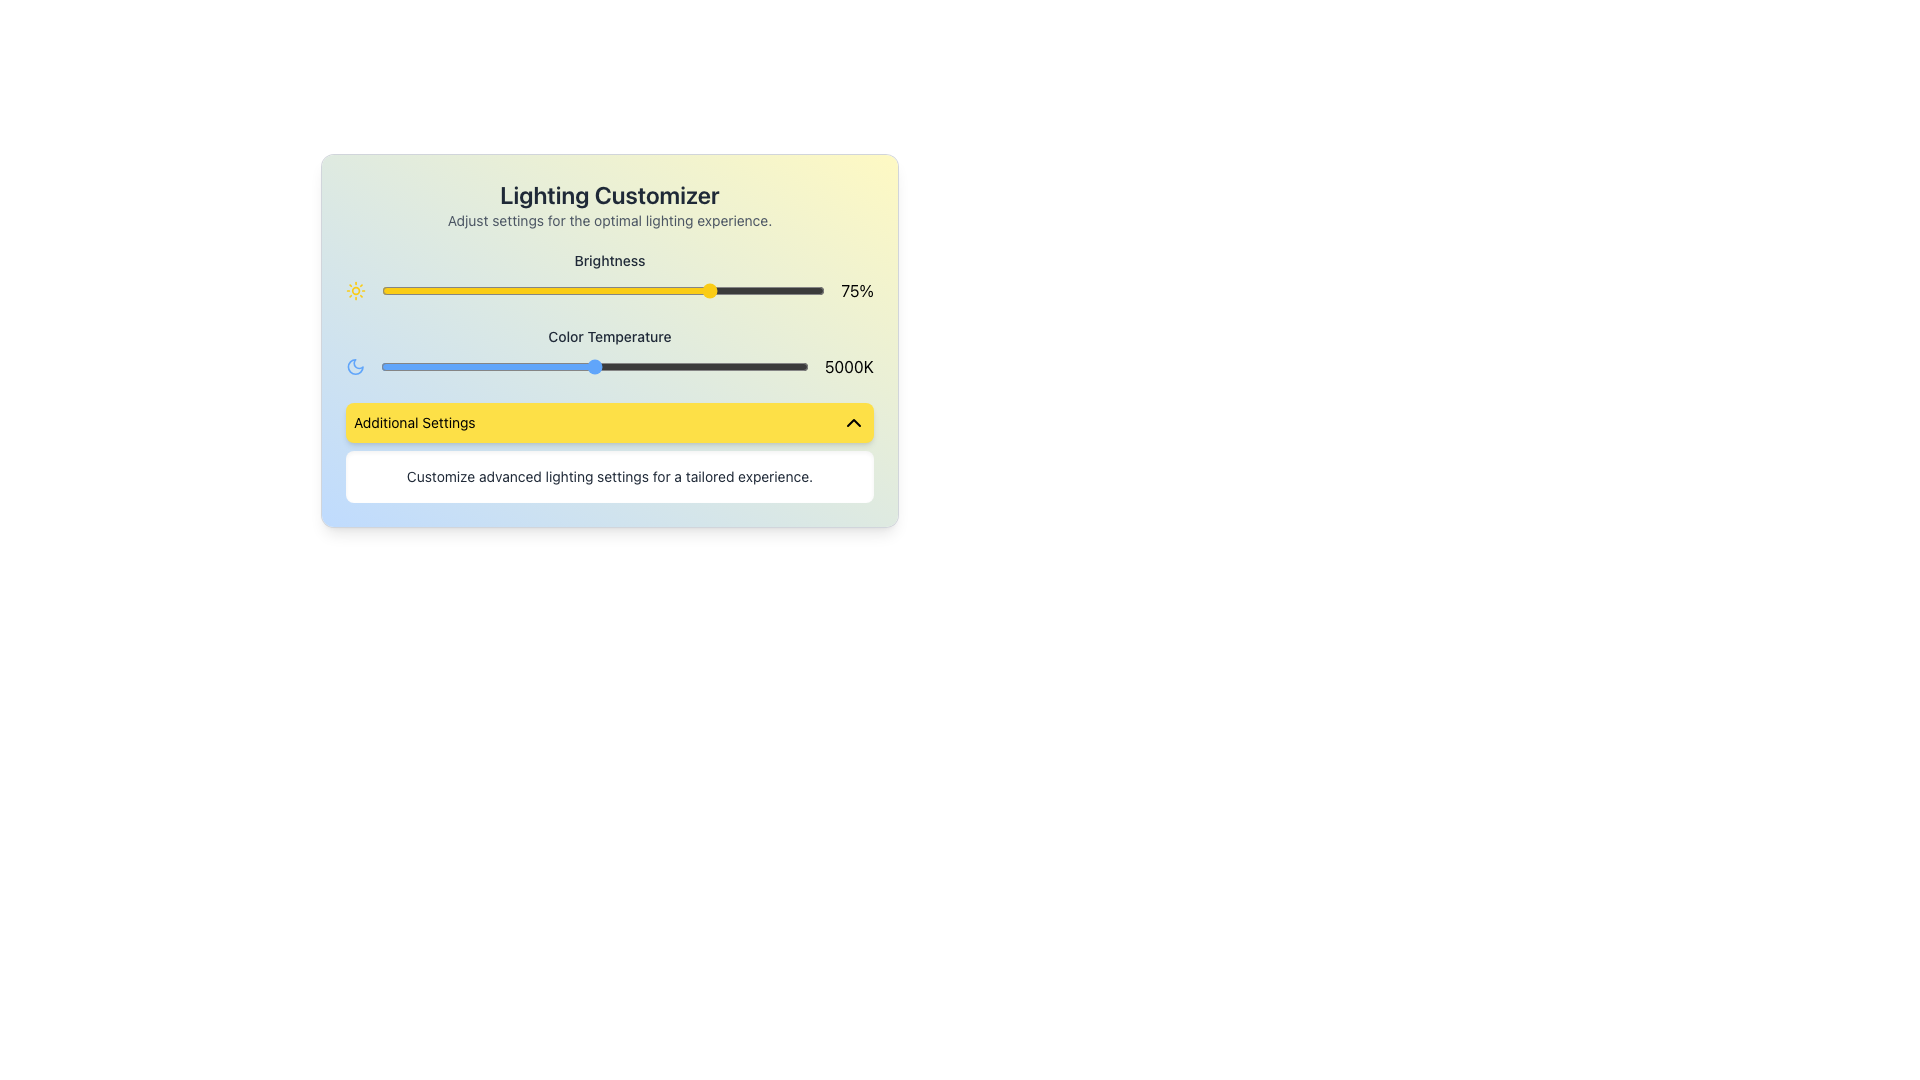 Image resolution: width=1920 pixels, height=1080 pixels. Describe the element at coordinates (621, 366) in the screenshot. I see `the color temperature` at that location.